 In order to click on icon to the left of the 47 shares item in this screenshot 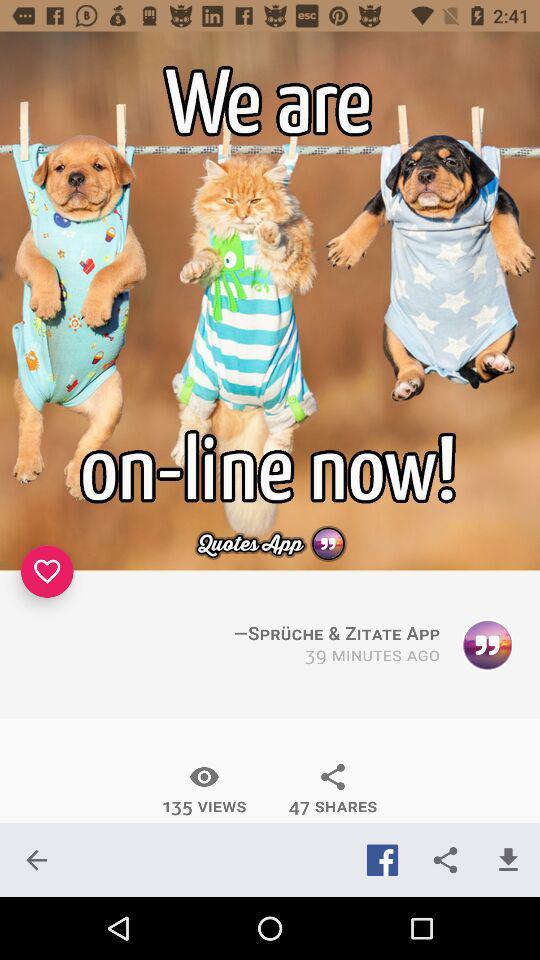, I will do `click(203, 789)`.